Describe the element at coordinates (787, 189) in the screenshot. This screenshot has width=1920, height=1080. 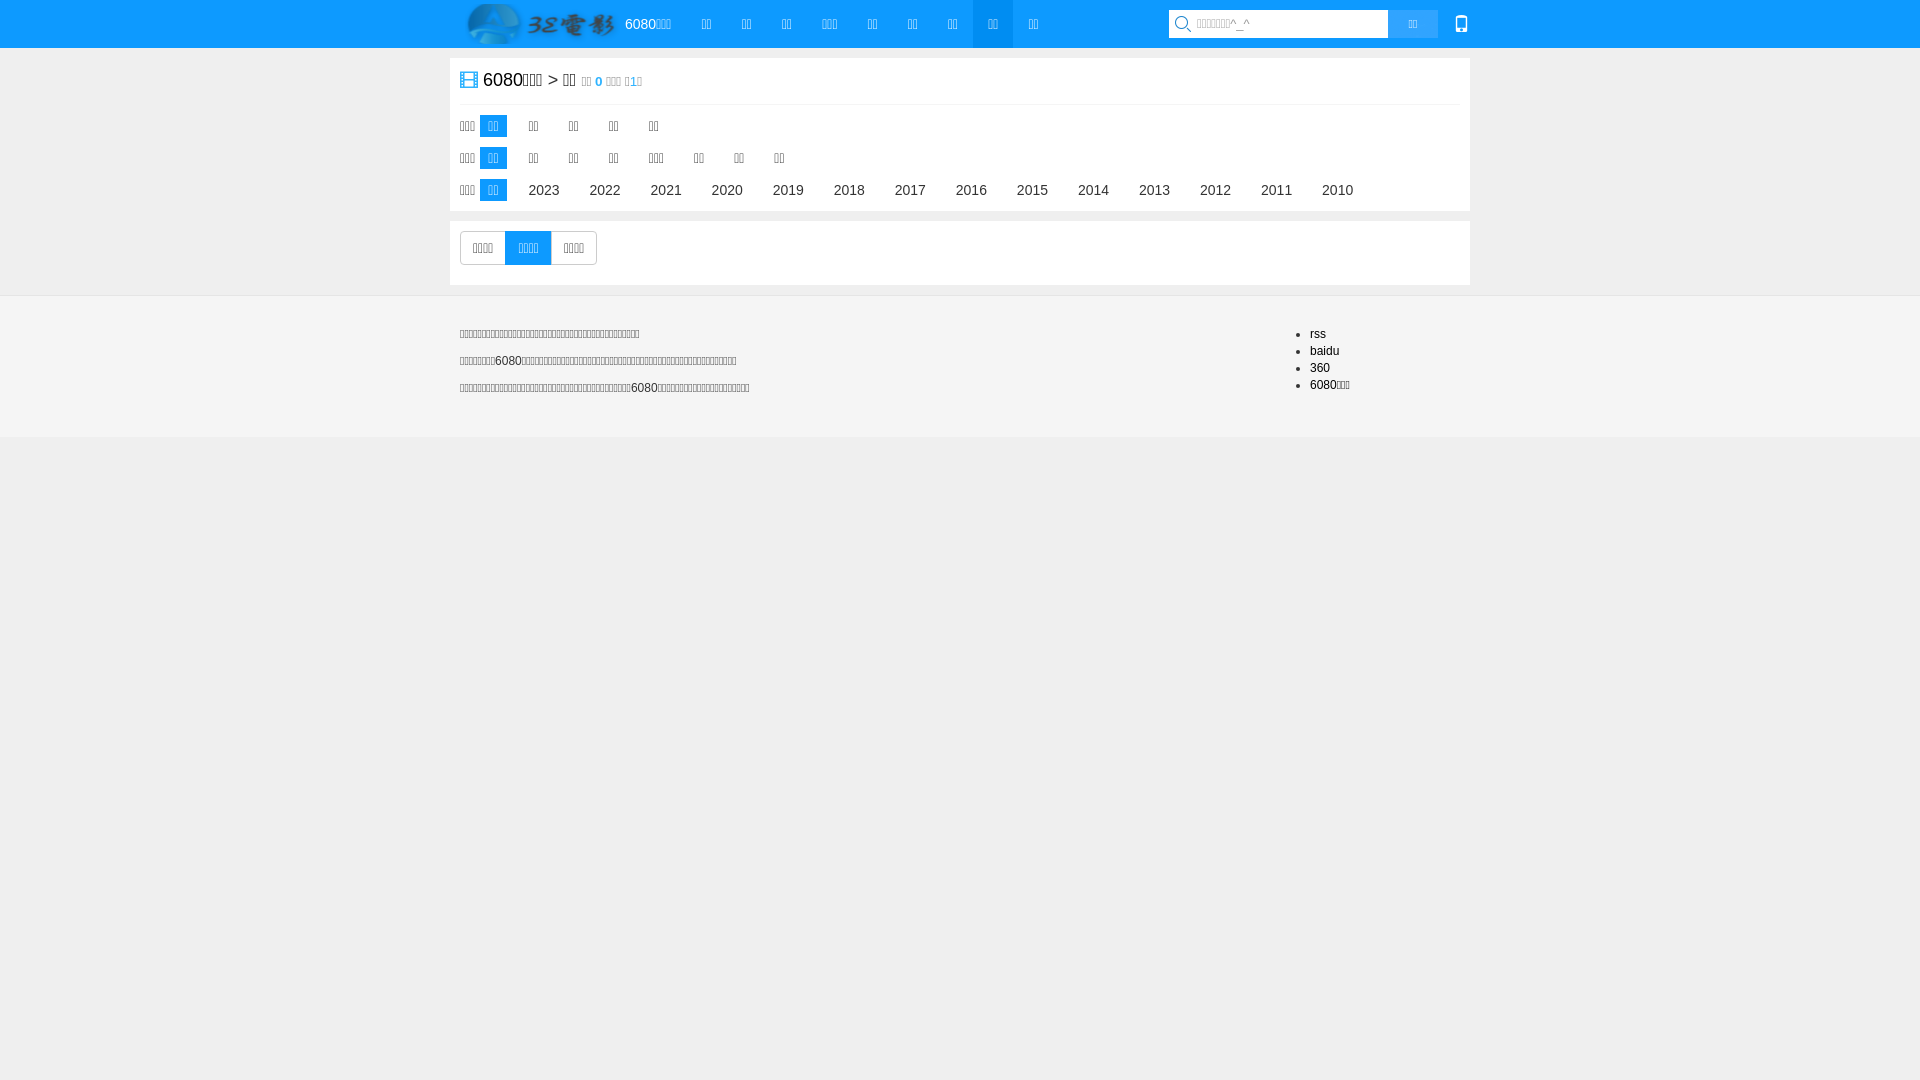
I see `'2019'` at that location.